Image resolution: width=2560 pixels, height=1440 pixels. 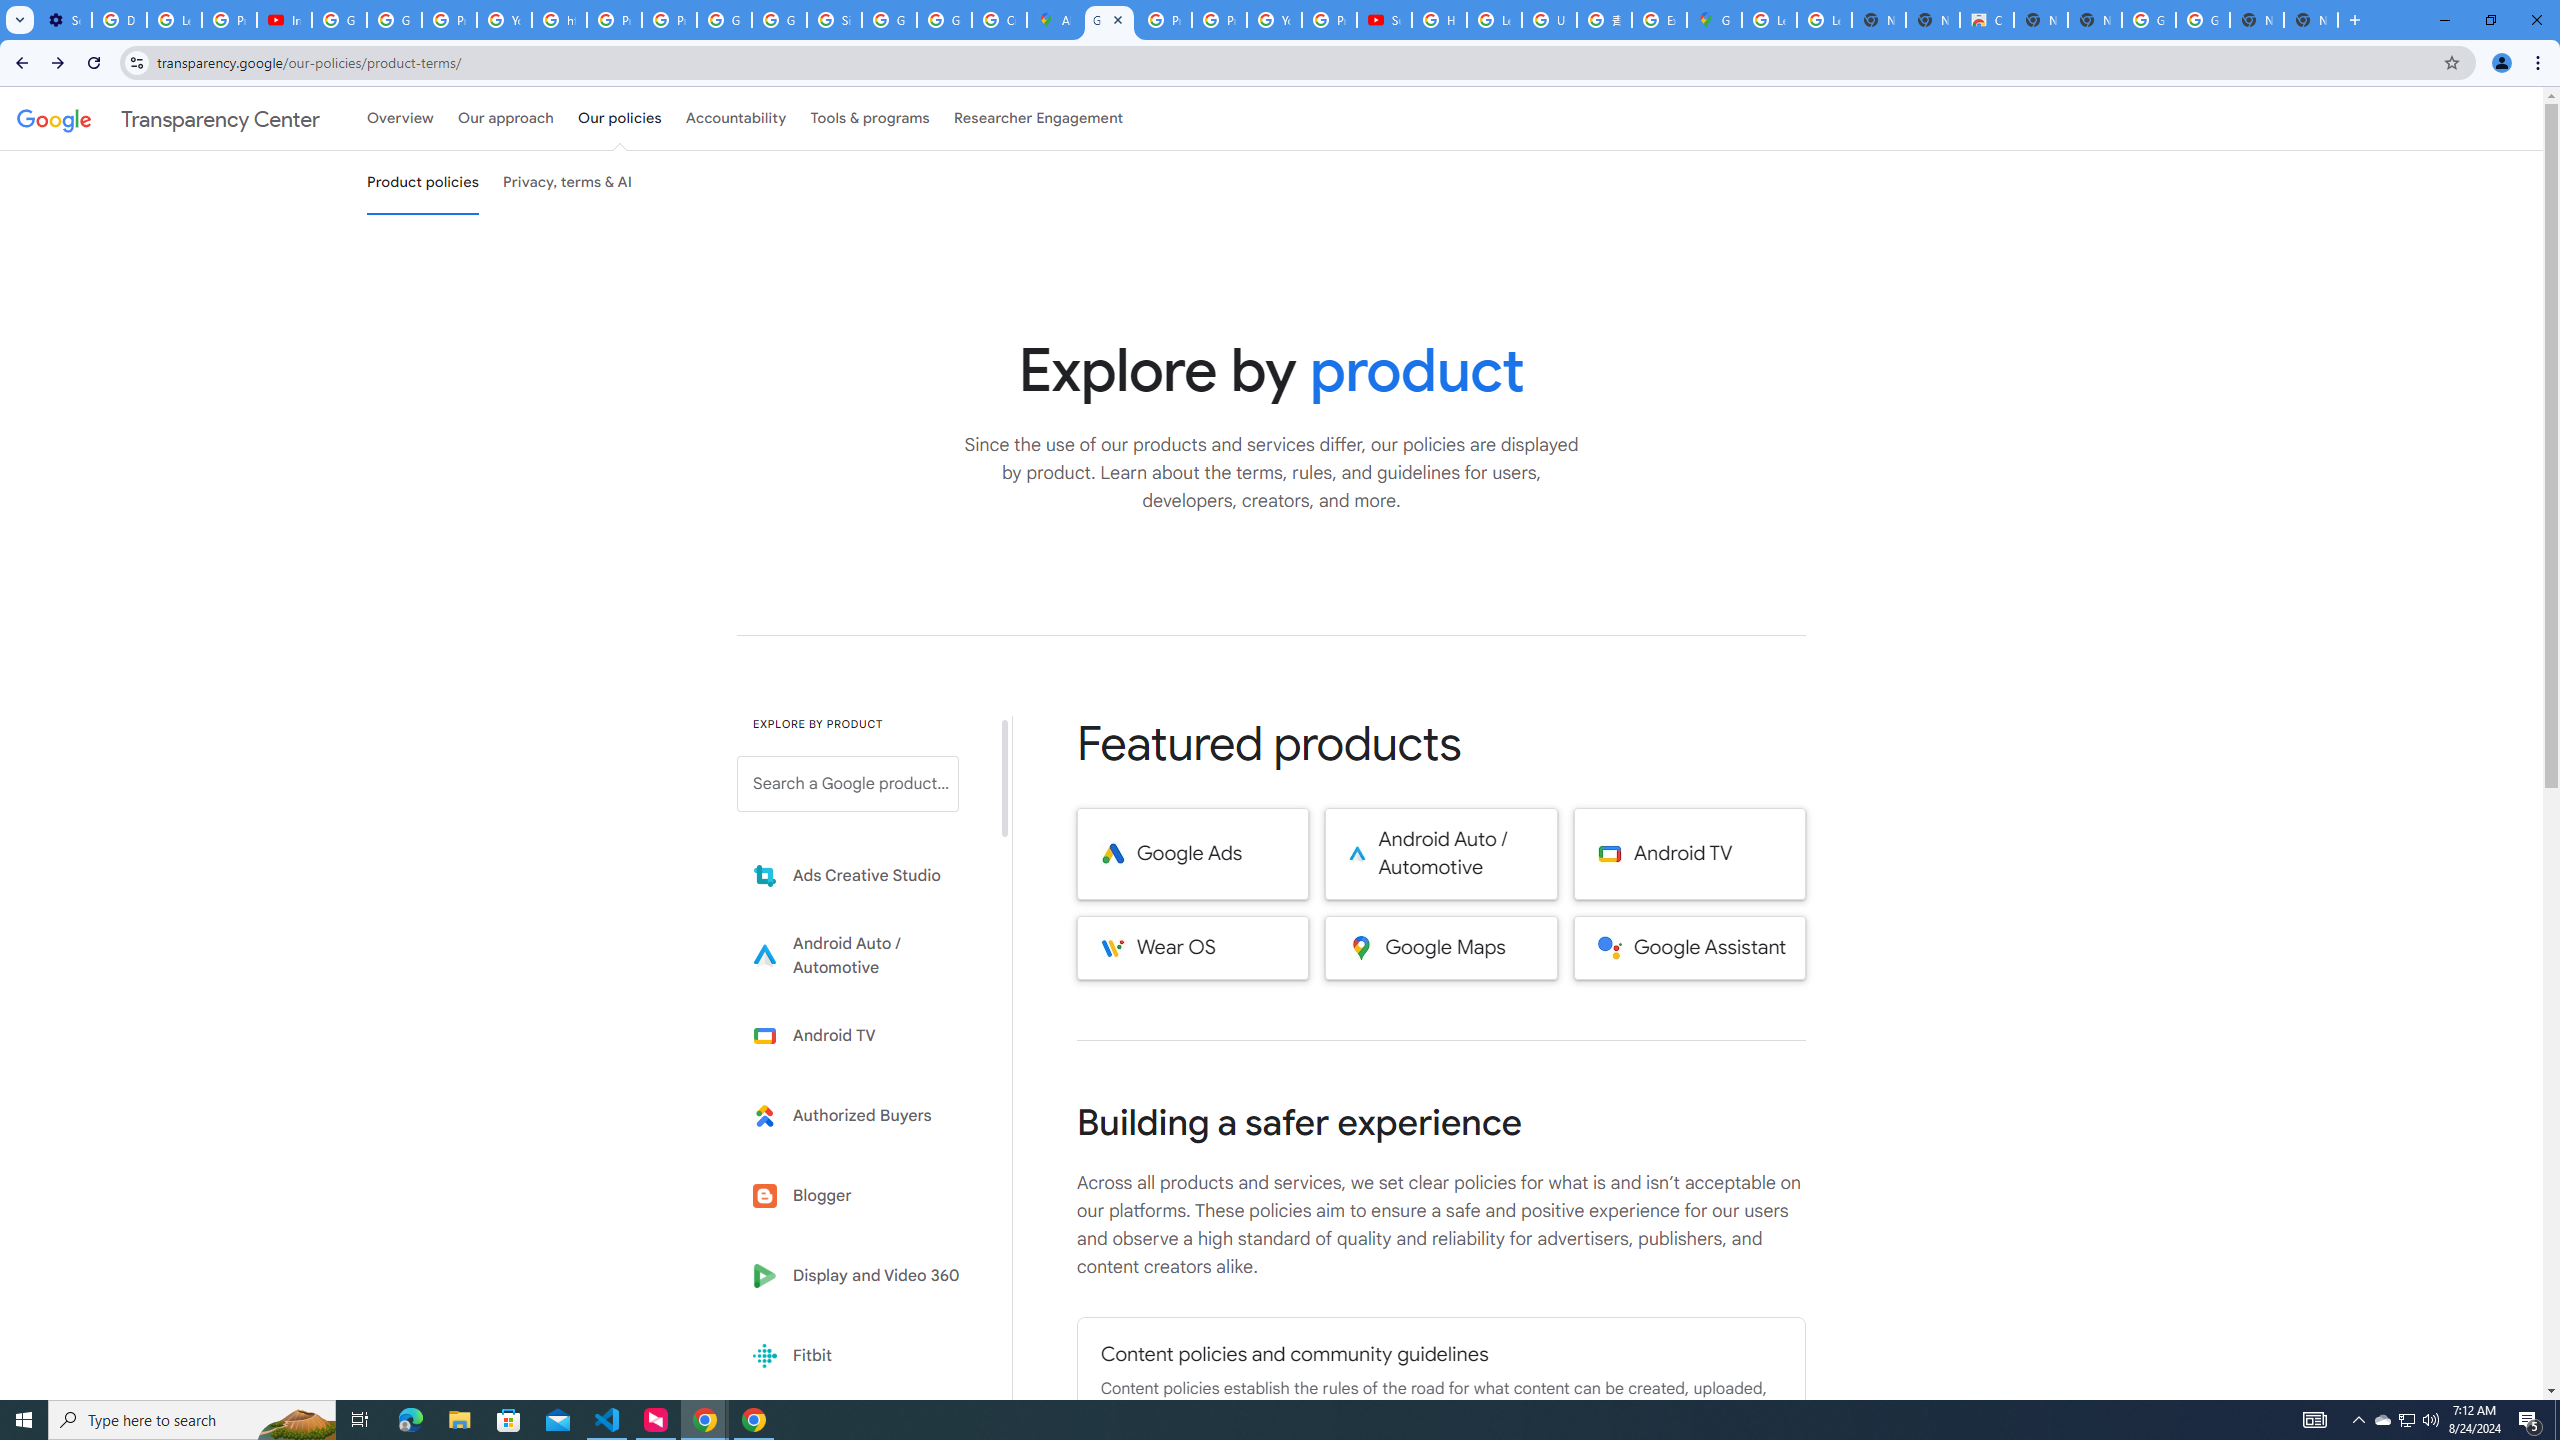 I want to click on 'YouTube', so click(x=1273, y=19).